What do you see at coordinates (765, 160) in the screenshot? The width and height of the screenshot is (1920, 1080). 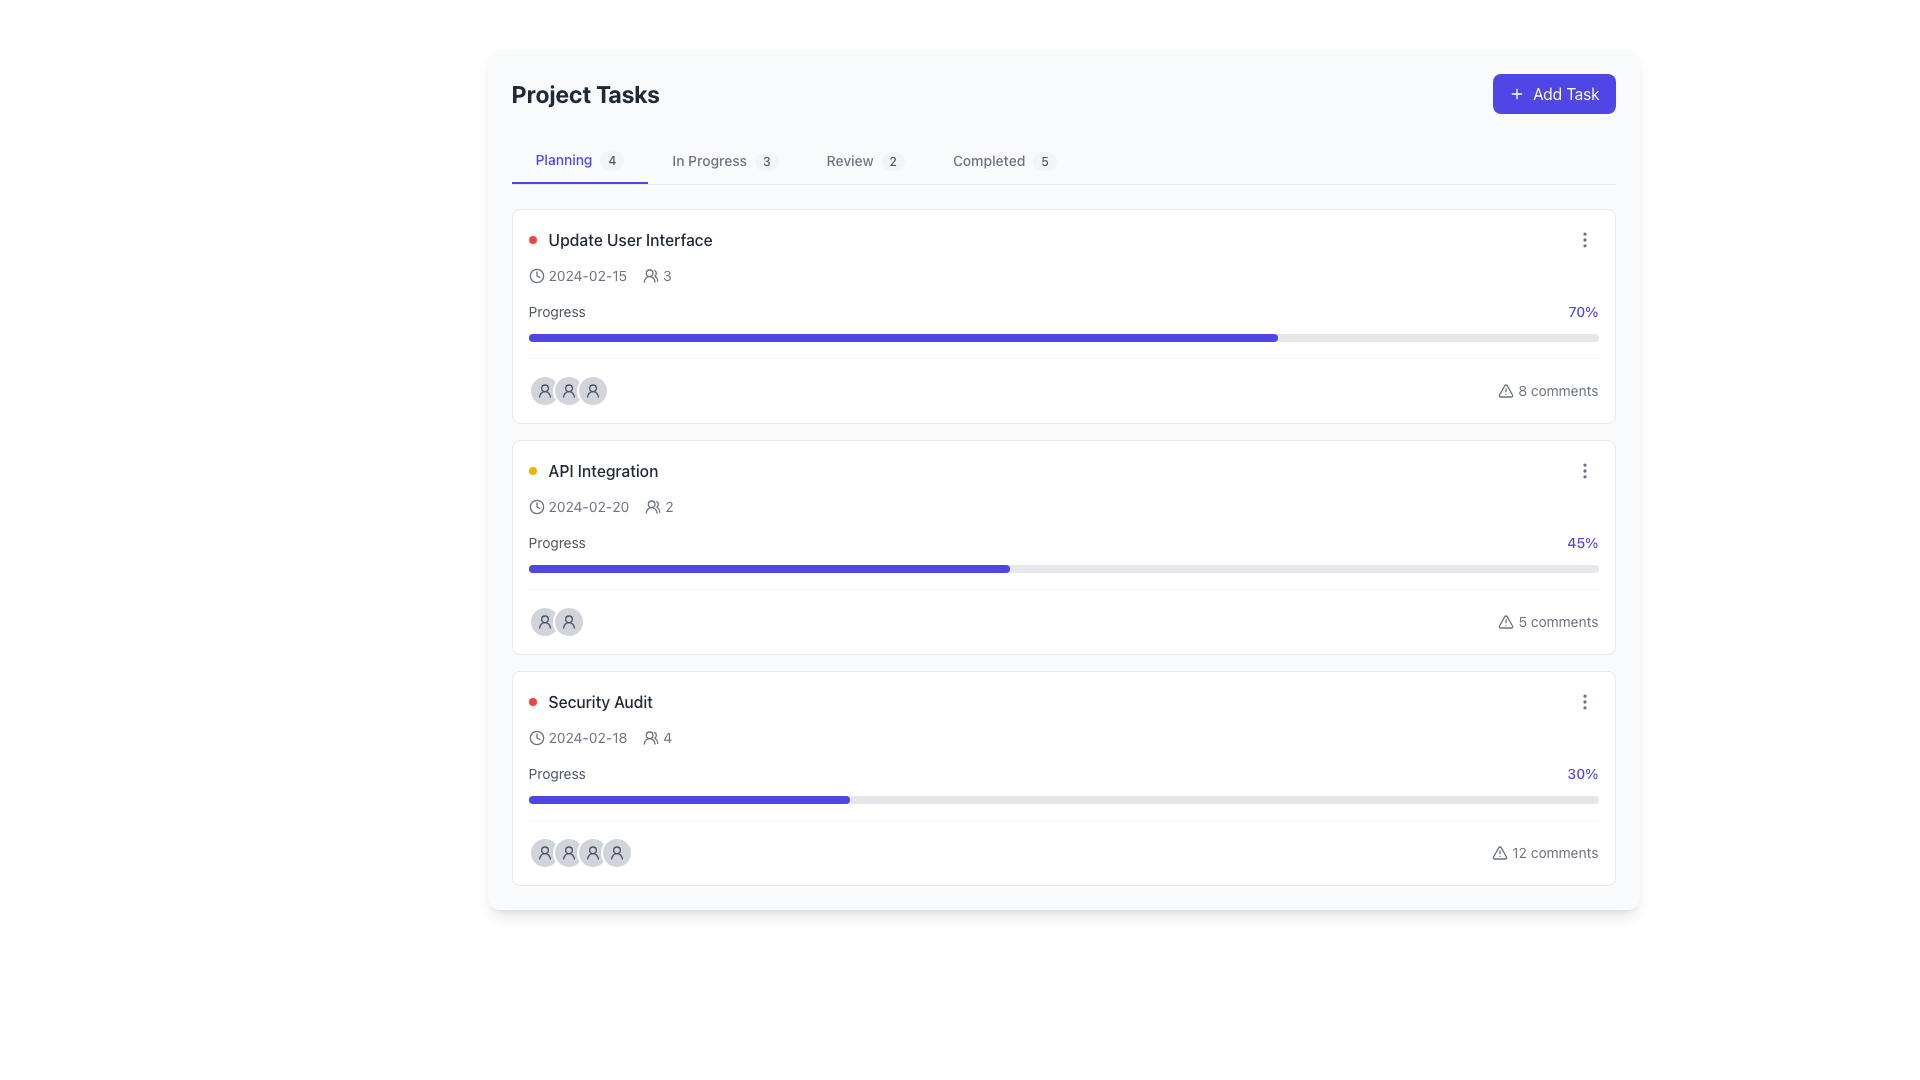 I see `the 'In Progress' Count badge located to the right of the 'In Progress' text label in the navigation bar` at bounding box center [765, 160].